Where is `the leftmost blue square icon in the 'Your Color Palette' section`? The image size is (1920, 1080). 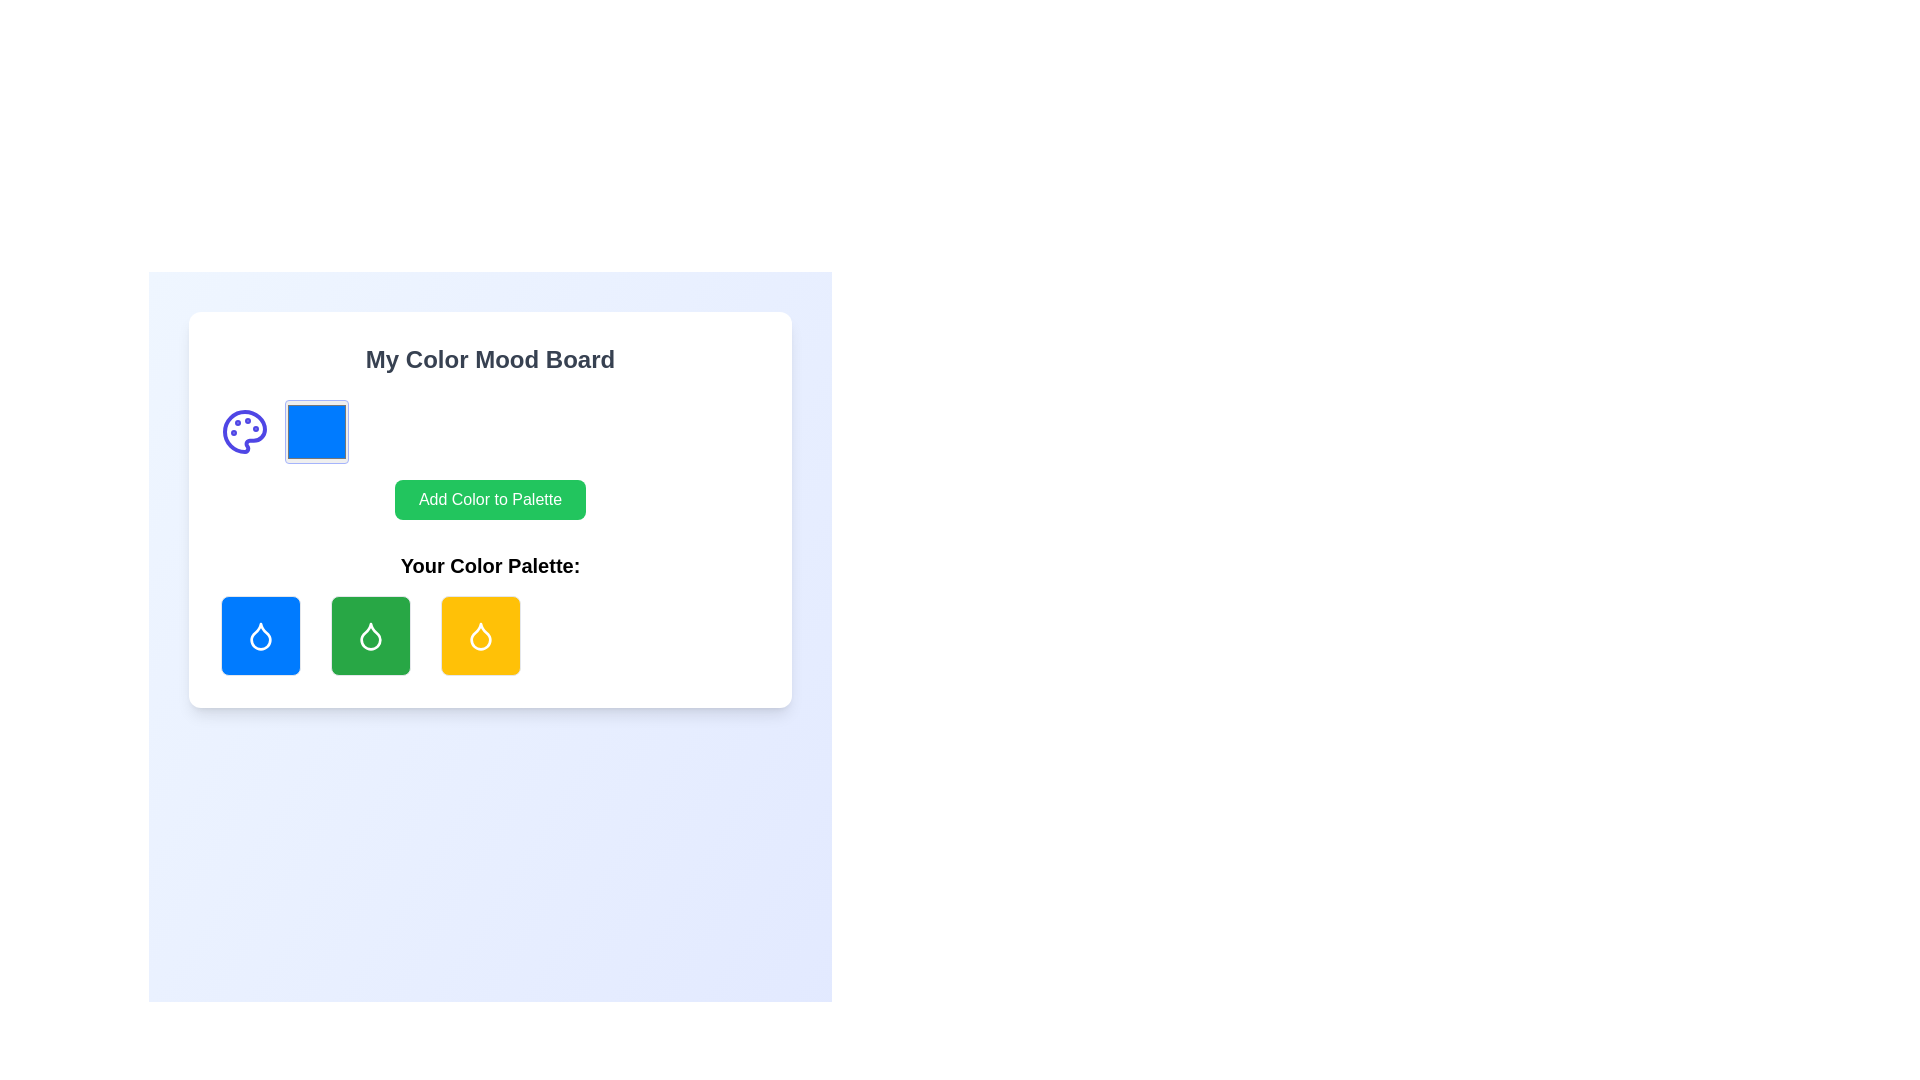
the leftmost blue square icon in the 'Your Color Palette' section is located at coordinates (259, 636).